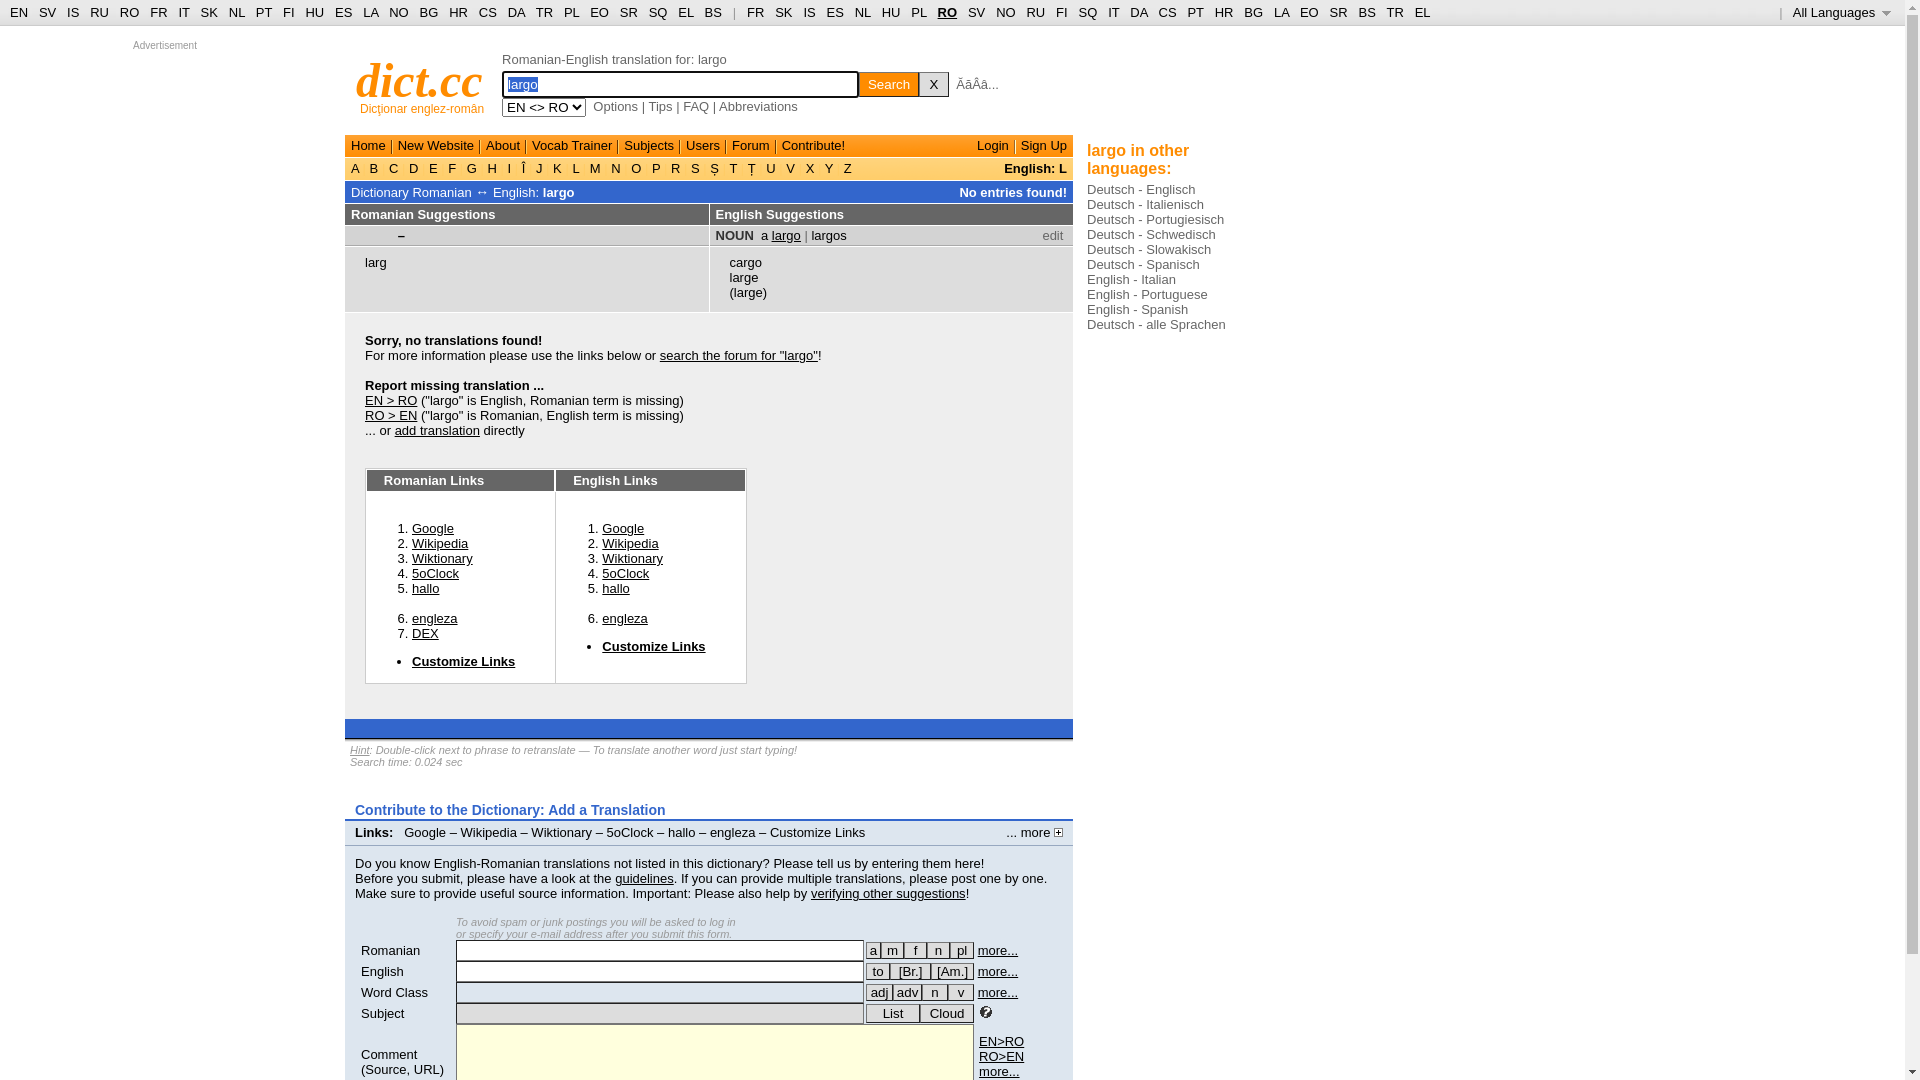 The width and height of the screenshot is (1920, 1080). I want to click on 'A', so click(356, 167).